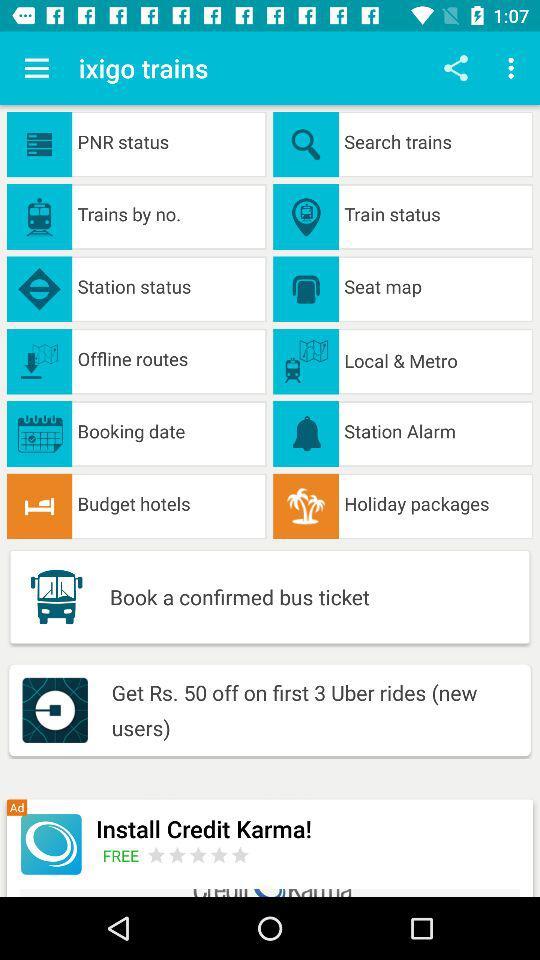 The height and width of the screenshot is (960, 540). Describe the element at coordinates (51, 843) in the screenshot. I see `open advertisement` at that location.